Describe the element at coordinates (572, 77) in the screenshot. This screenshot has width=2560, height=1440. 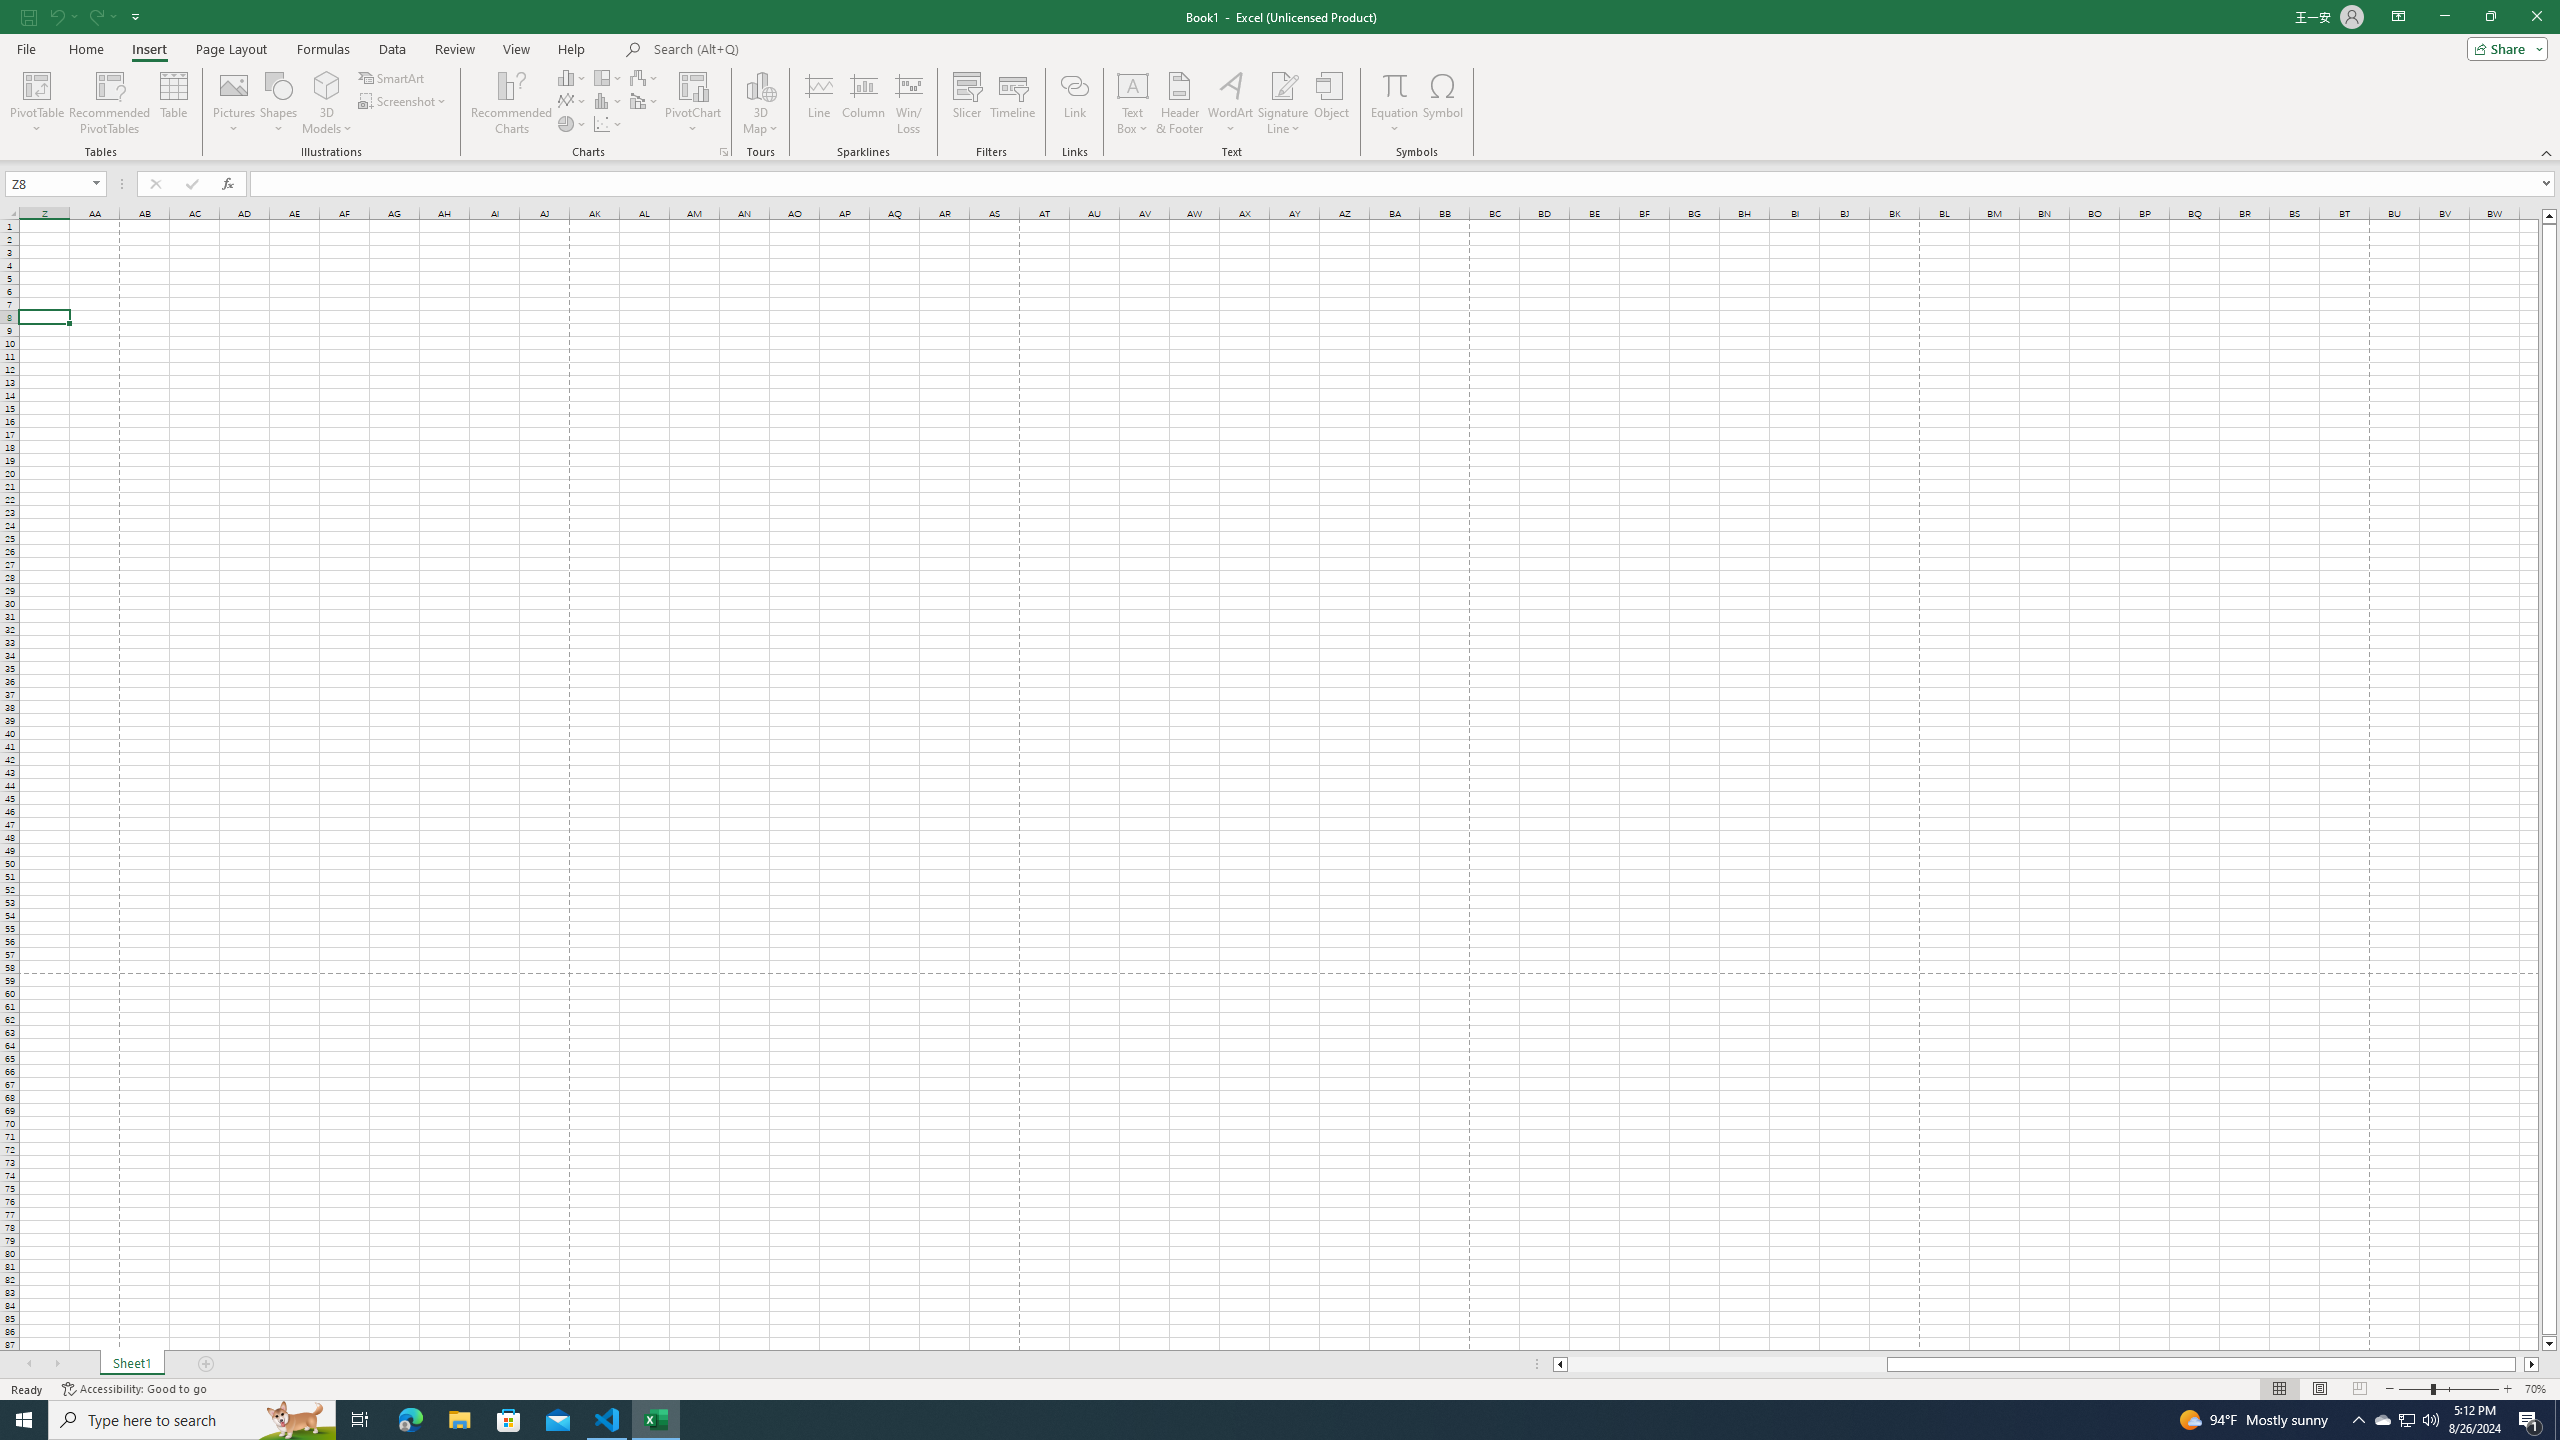
I see `'Insert Column or Bar Chart'` at that location.